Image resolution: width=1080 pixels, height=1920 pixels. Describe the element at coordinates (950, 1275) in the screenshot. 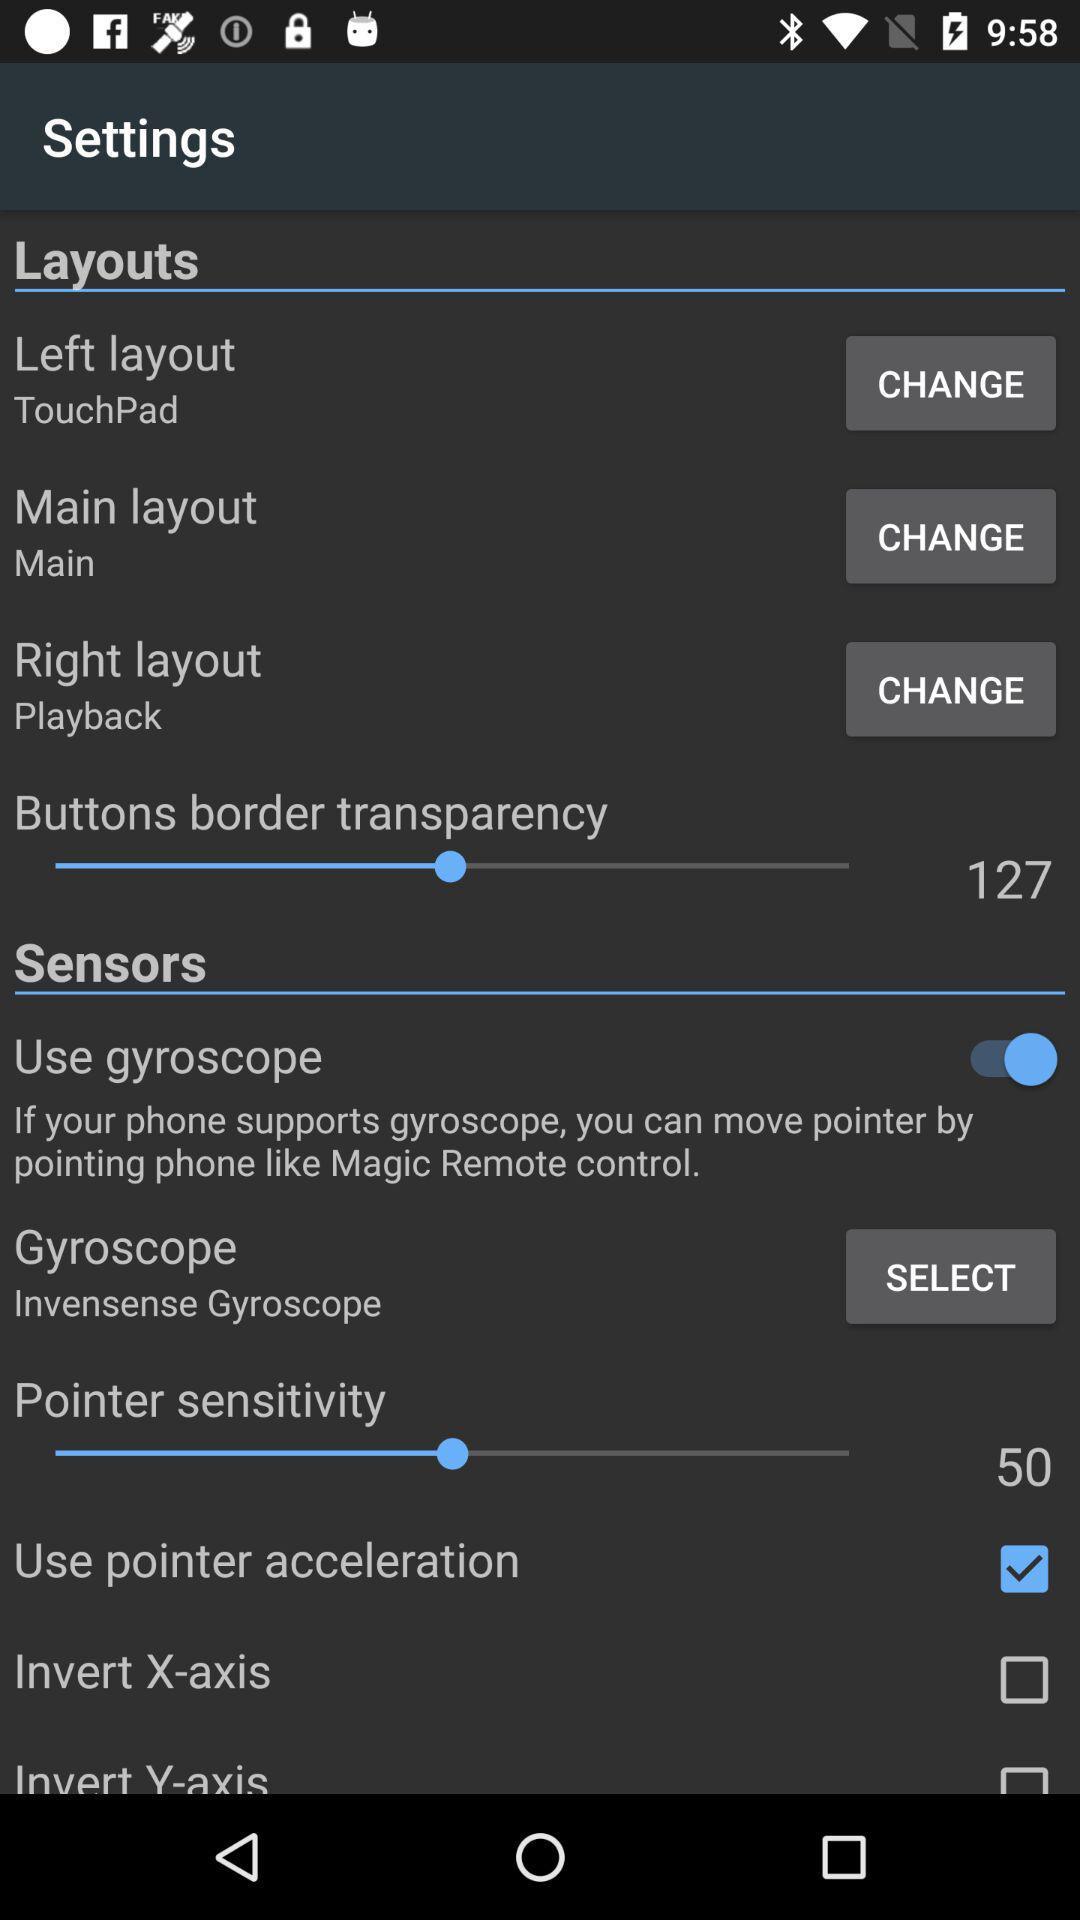

I see `the select item` at that location.